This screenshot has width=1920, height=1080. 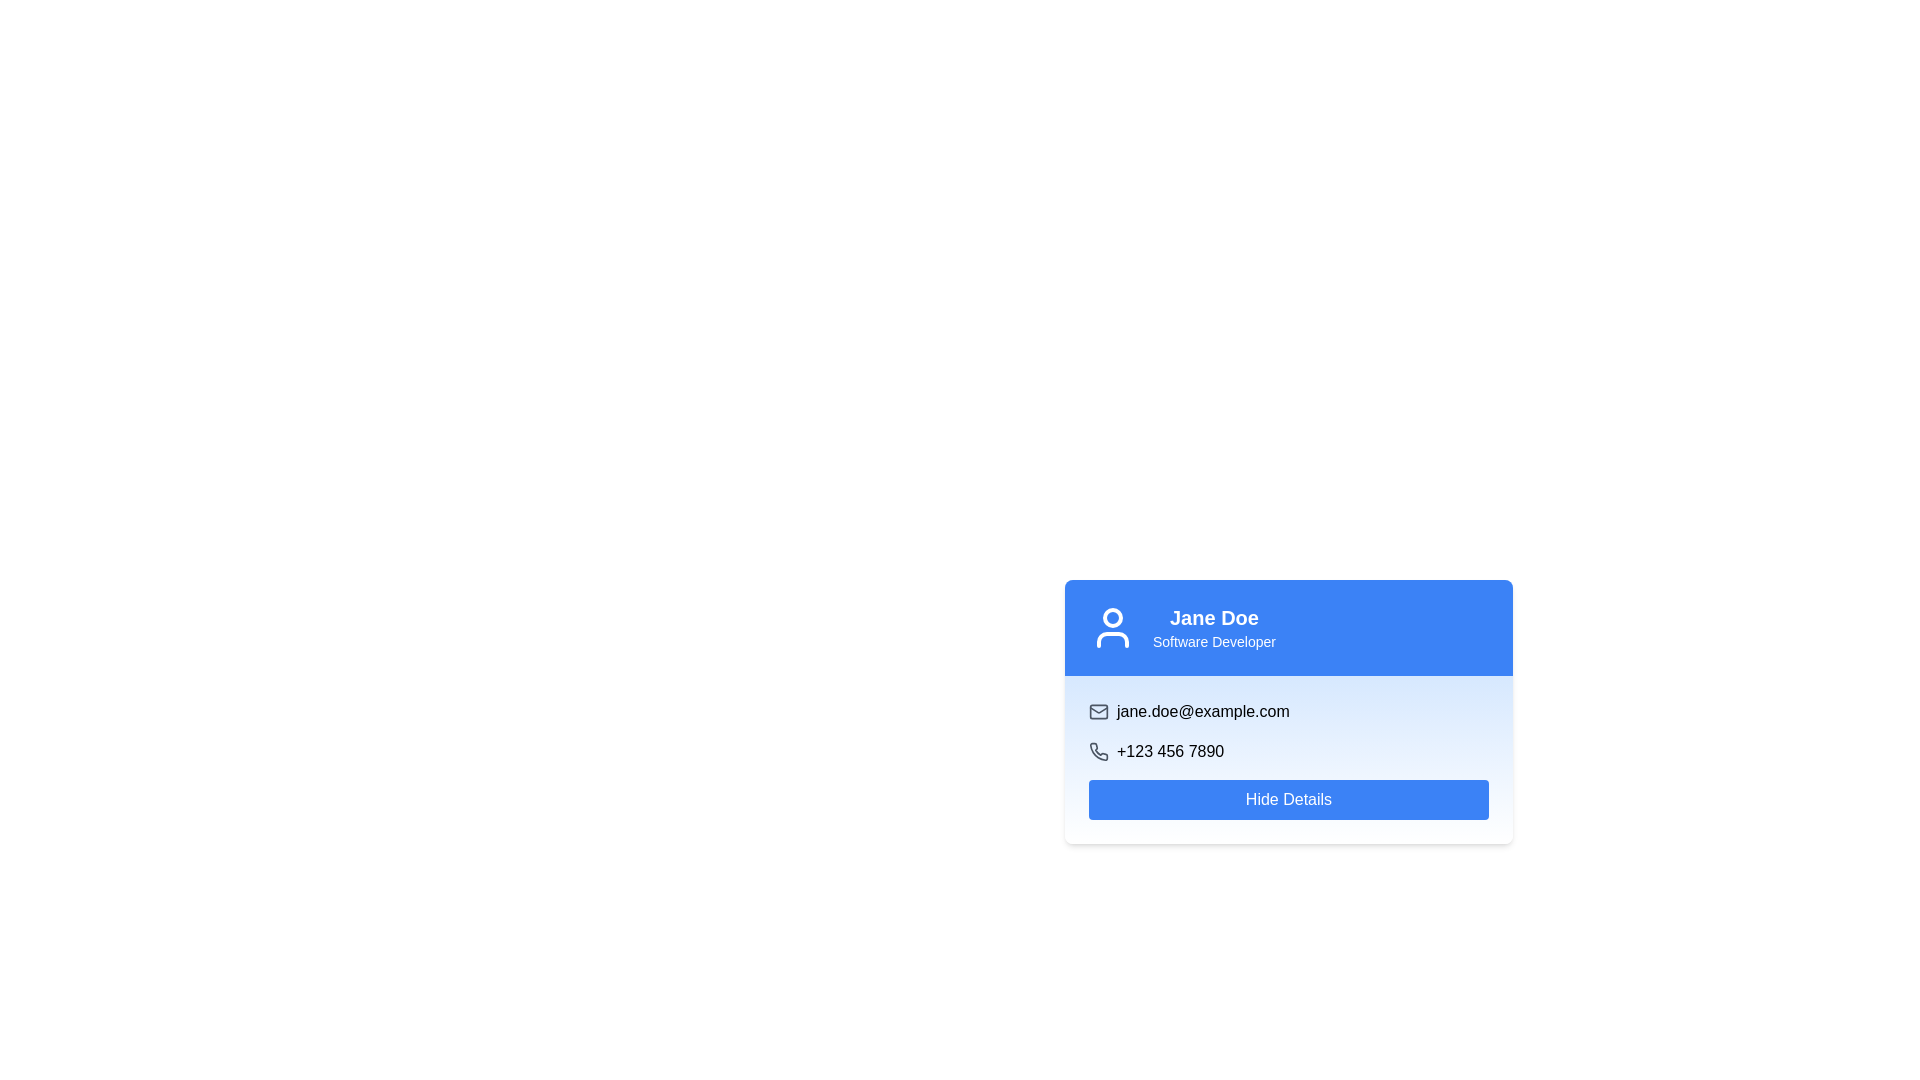 What do you see at coordinates (1098, 711) in the screenshot?
I see `the upper rectangular component of the mail icon that represents email functionality` at bounding box center [1098, 711].